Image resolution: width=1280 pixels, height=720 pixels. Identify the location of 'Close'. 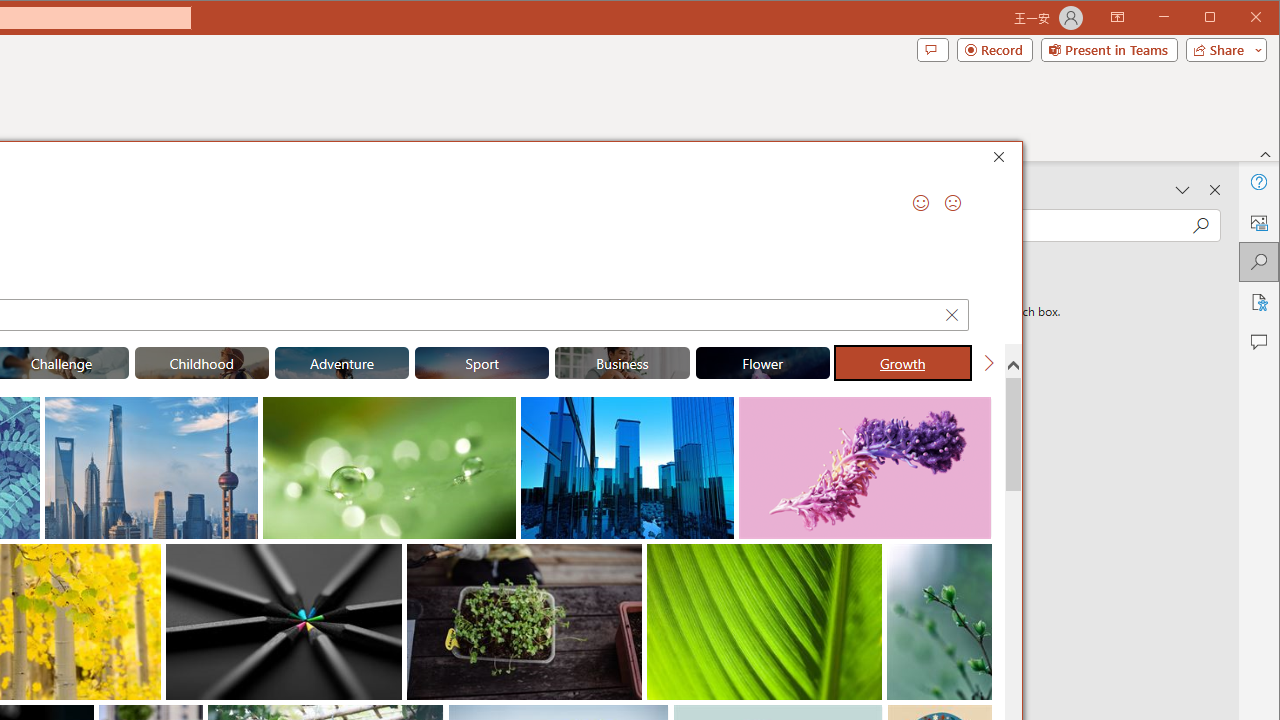
(1004, 159).